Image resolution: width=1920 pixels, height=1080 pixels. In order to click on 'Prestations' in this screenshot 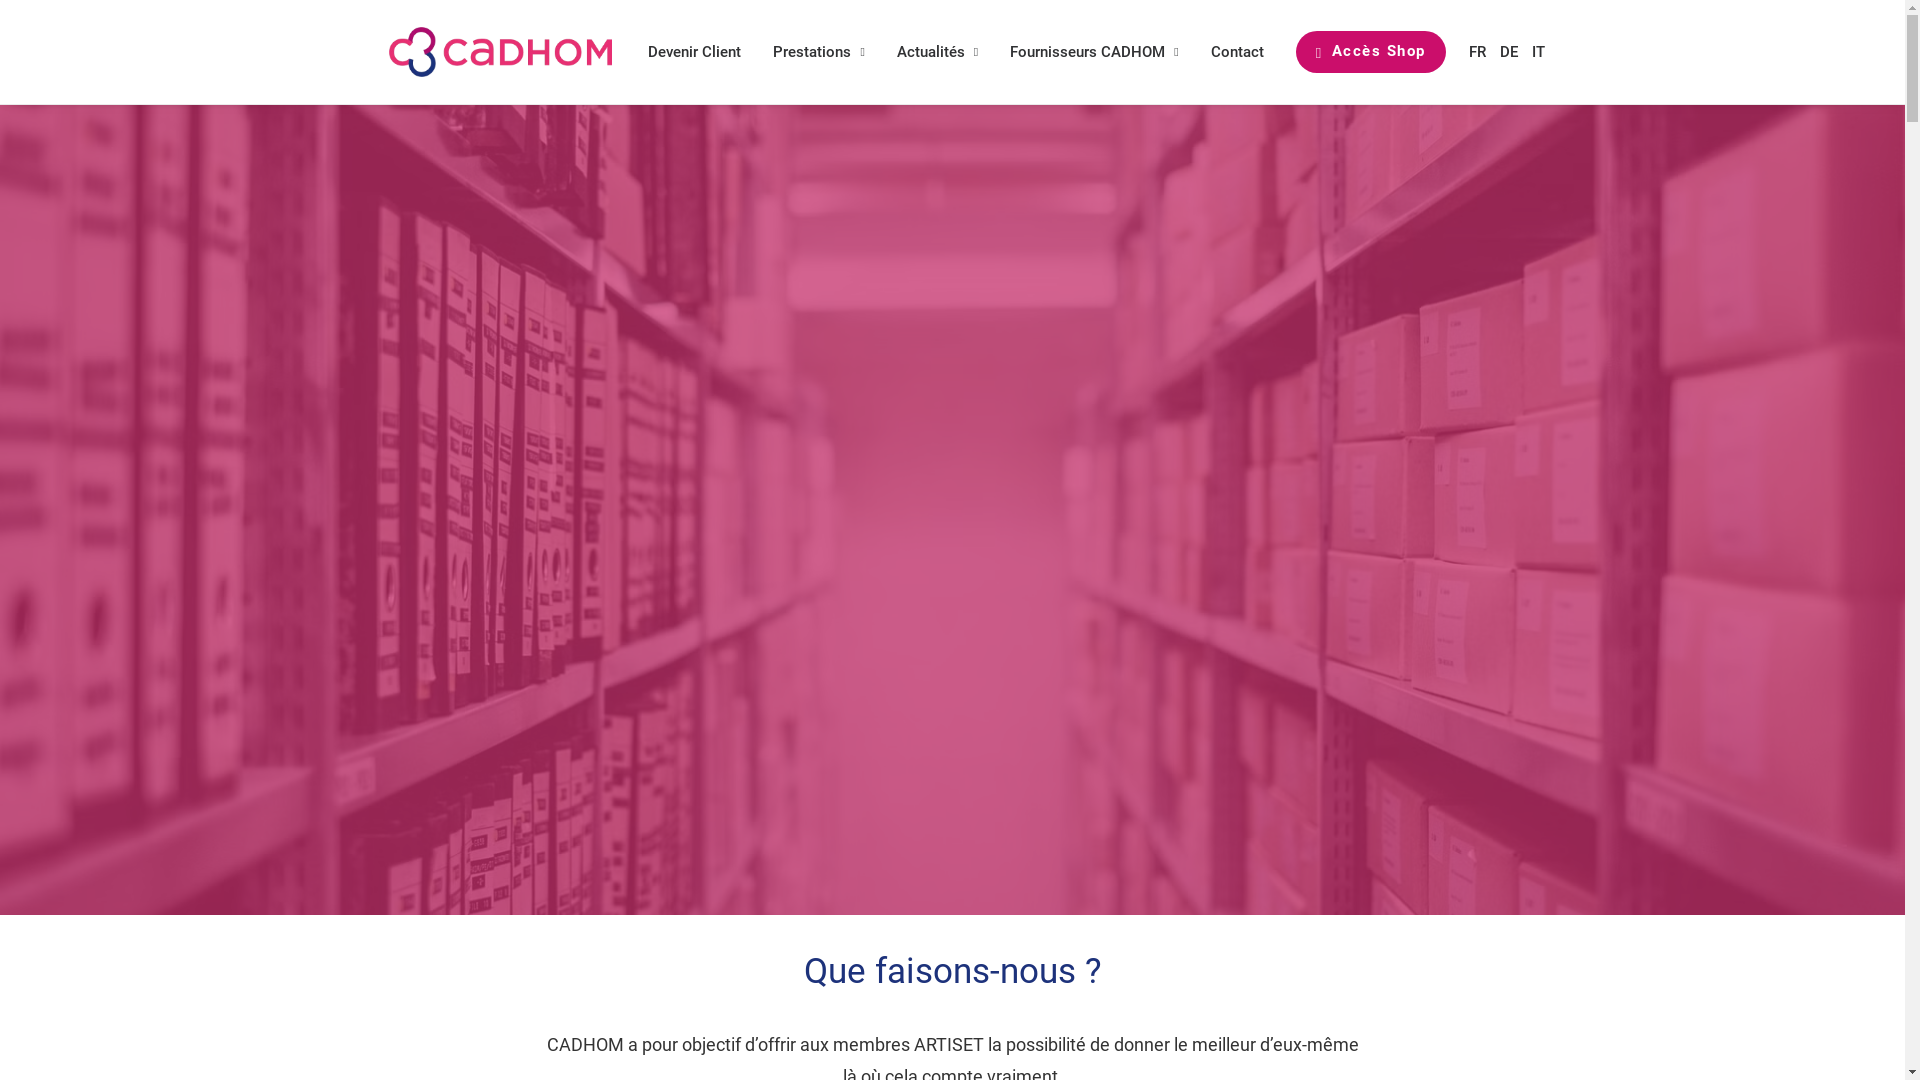, I will do `click(818, 50)`.